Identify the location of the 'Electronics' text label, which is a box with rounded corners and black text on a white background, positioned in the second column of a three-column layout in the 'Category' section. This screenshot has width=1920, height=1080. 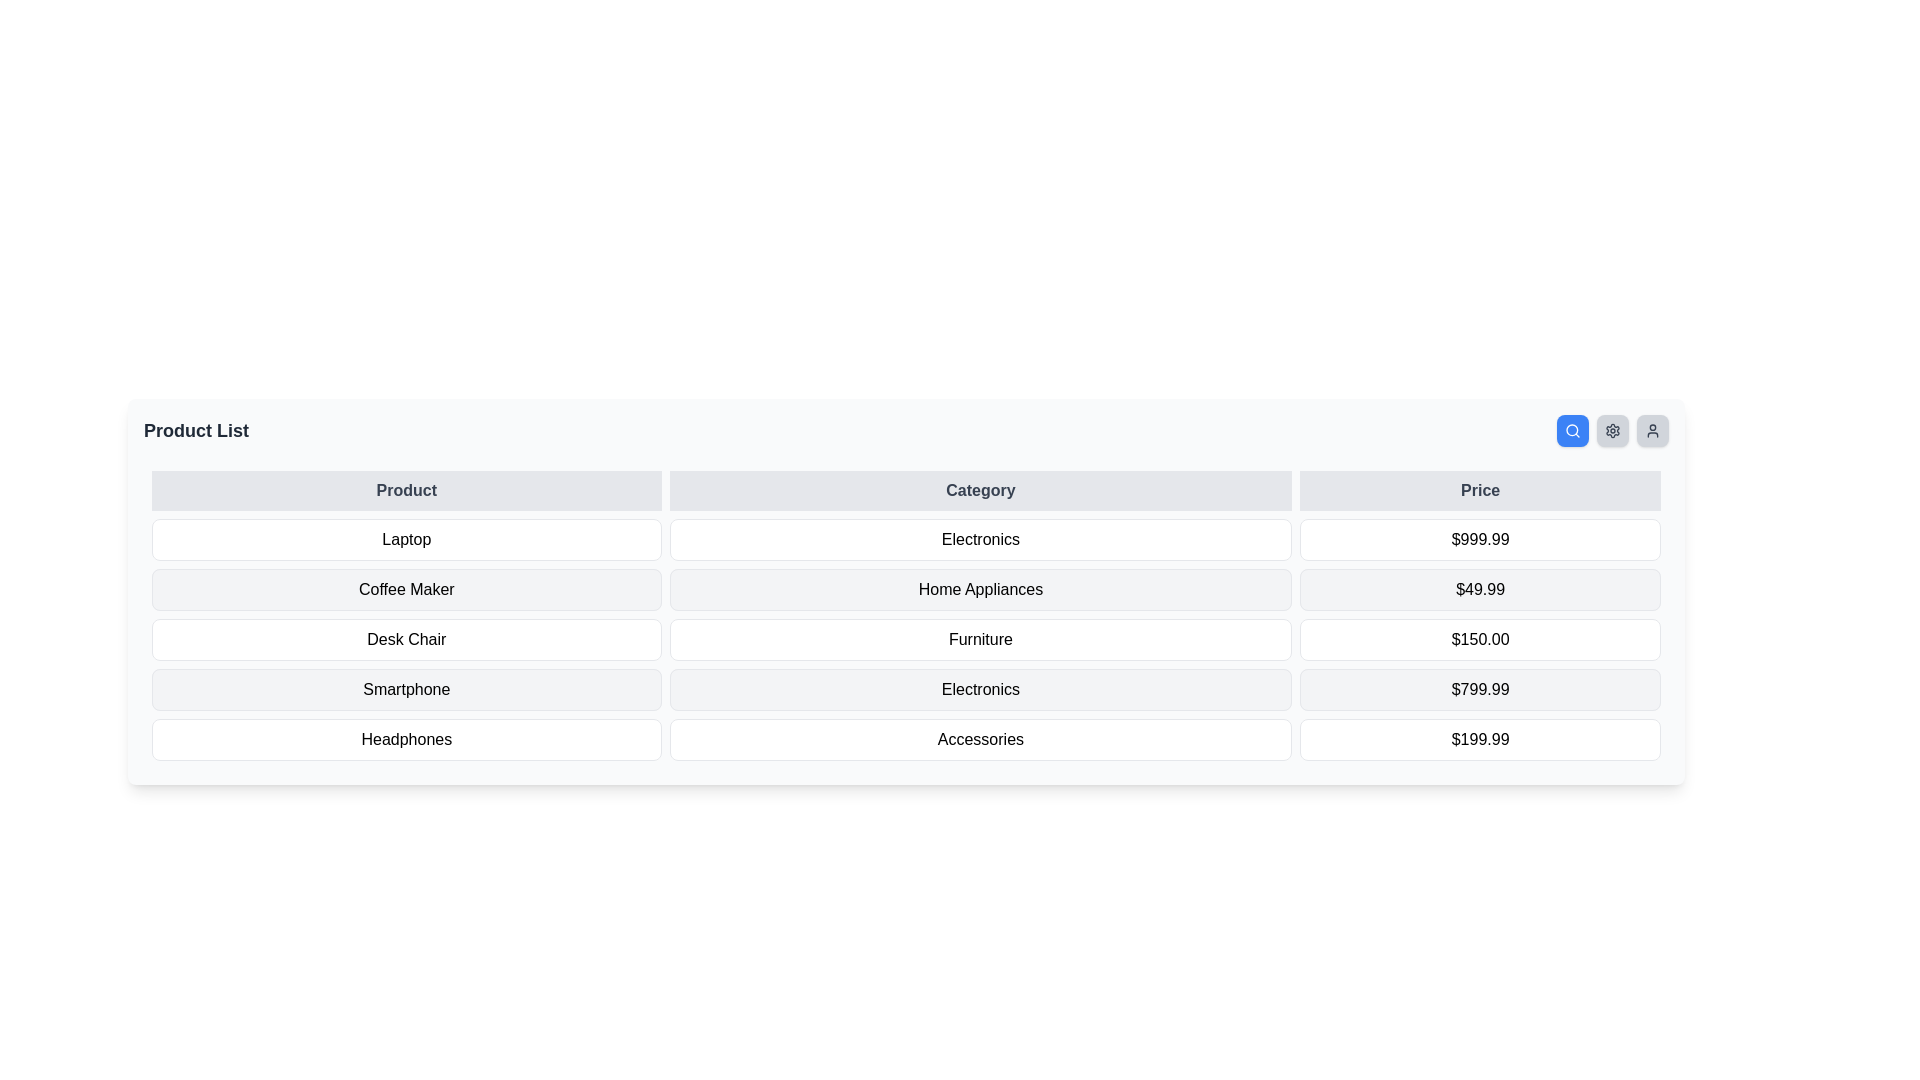
(980, 540).